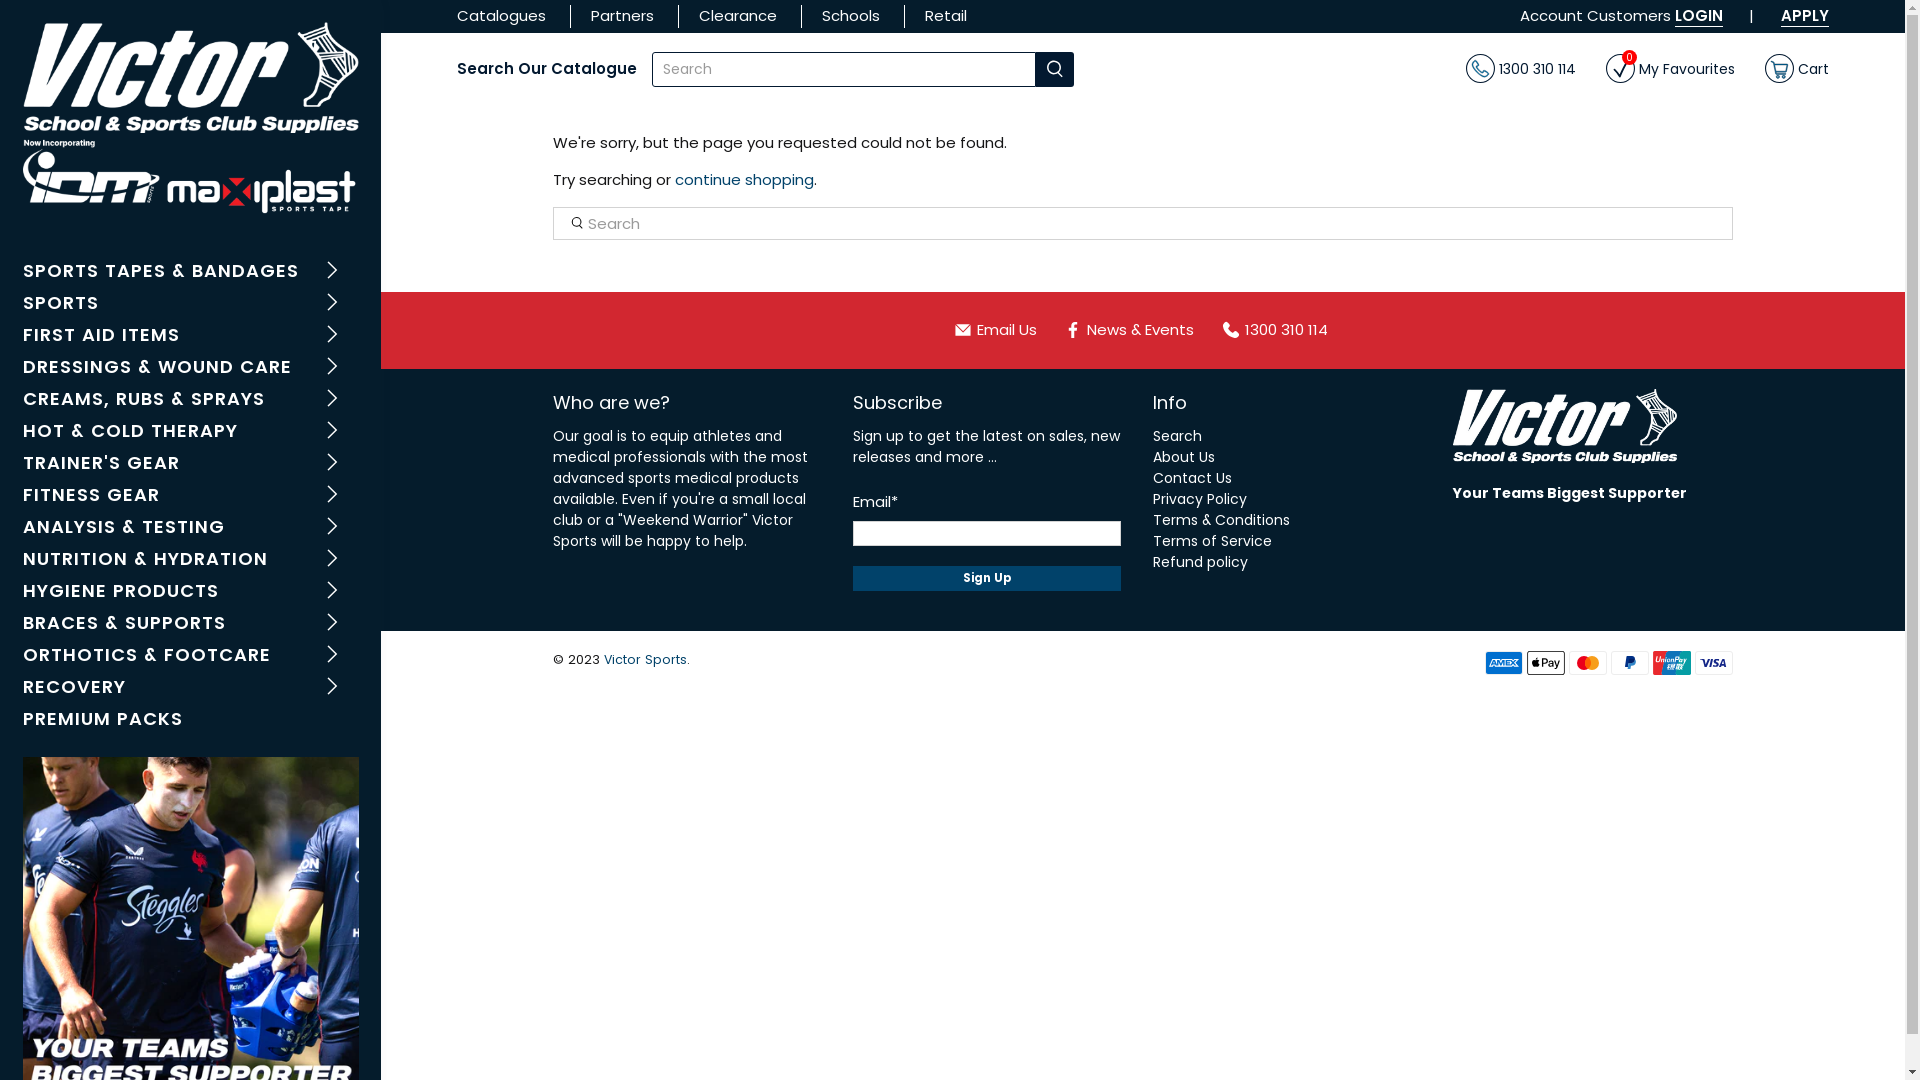 This screenshot has height=1080, width=1920. What do you see at coordinates (1796, 68) in the screenshot?
I see `'Cart'` at bounding box center [1796, 68].